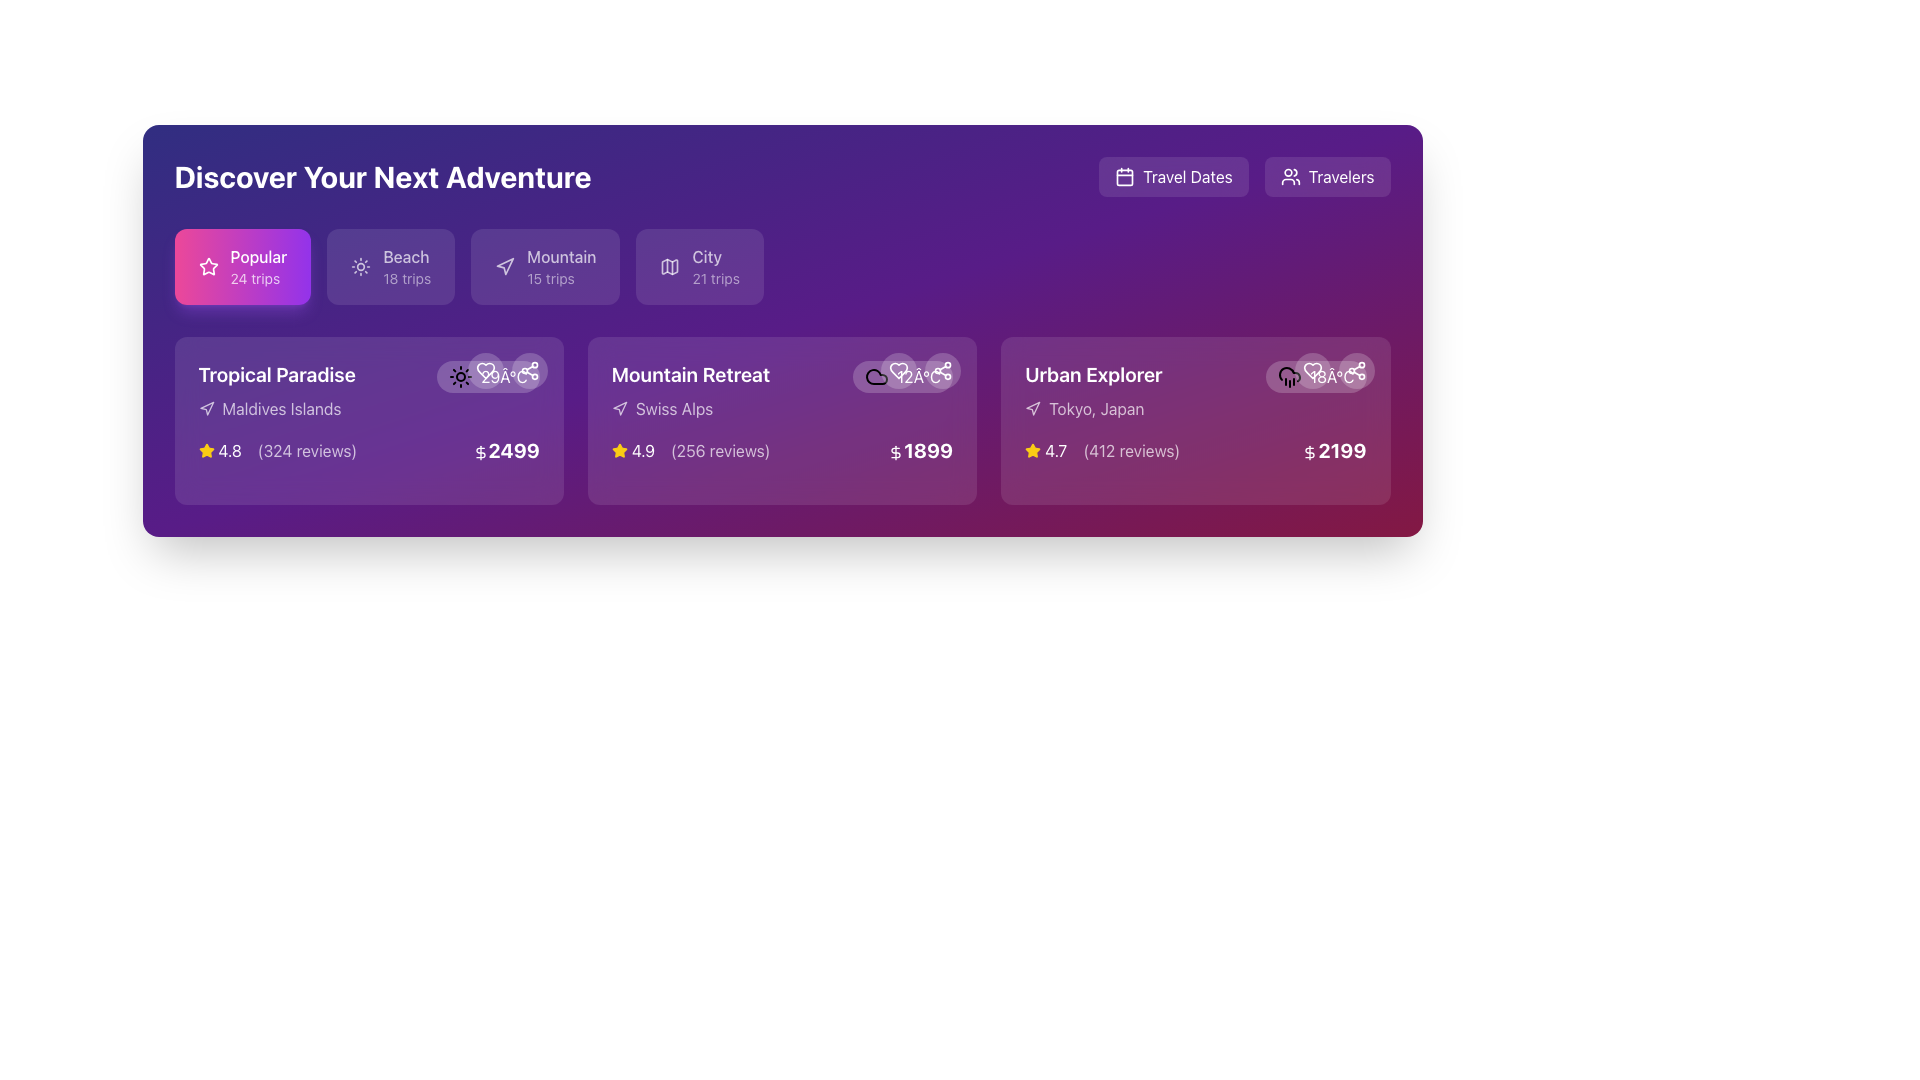 This screenshot has width=1920, height=1080. Describe the element at coordinates (902, 377) in the screenshot. I see `the Information Display (Weather Indicator) showing the current temperature of 12°C and a cloudy weather icon, located at the top-right corner of the 'Mountain Retreat' trip card` at that location.